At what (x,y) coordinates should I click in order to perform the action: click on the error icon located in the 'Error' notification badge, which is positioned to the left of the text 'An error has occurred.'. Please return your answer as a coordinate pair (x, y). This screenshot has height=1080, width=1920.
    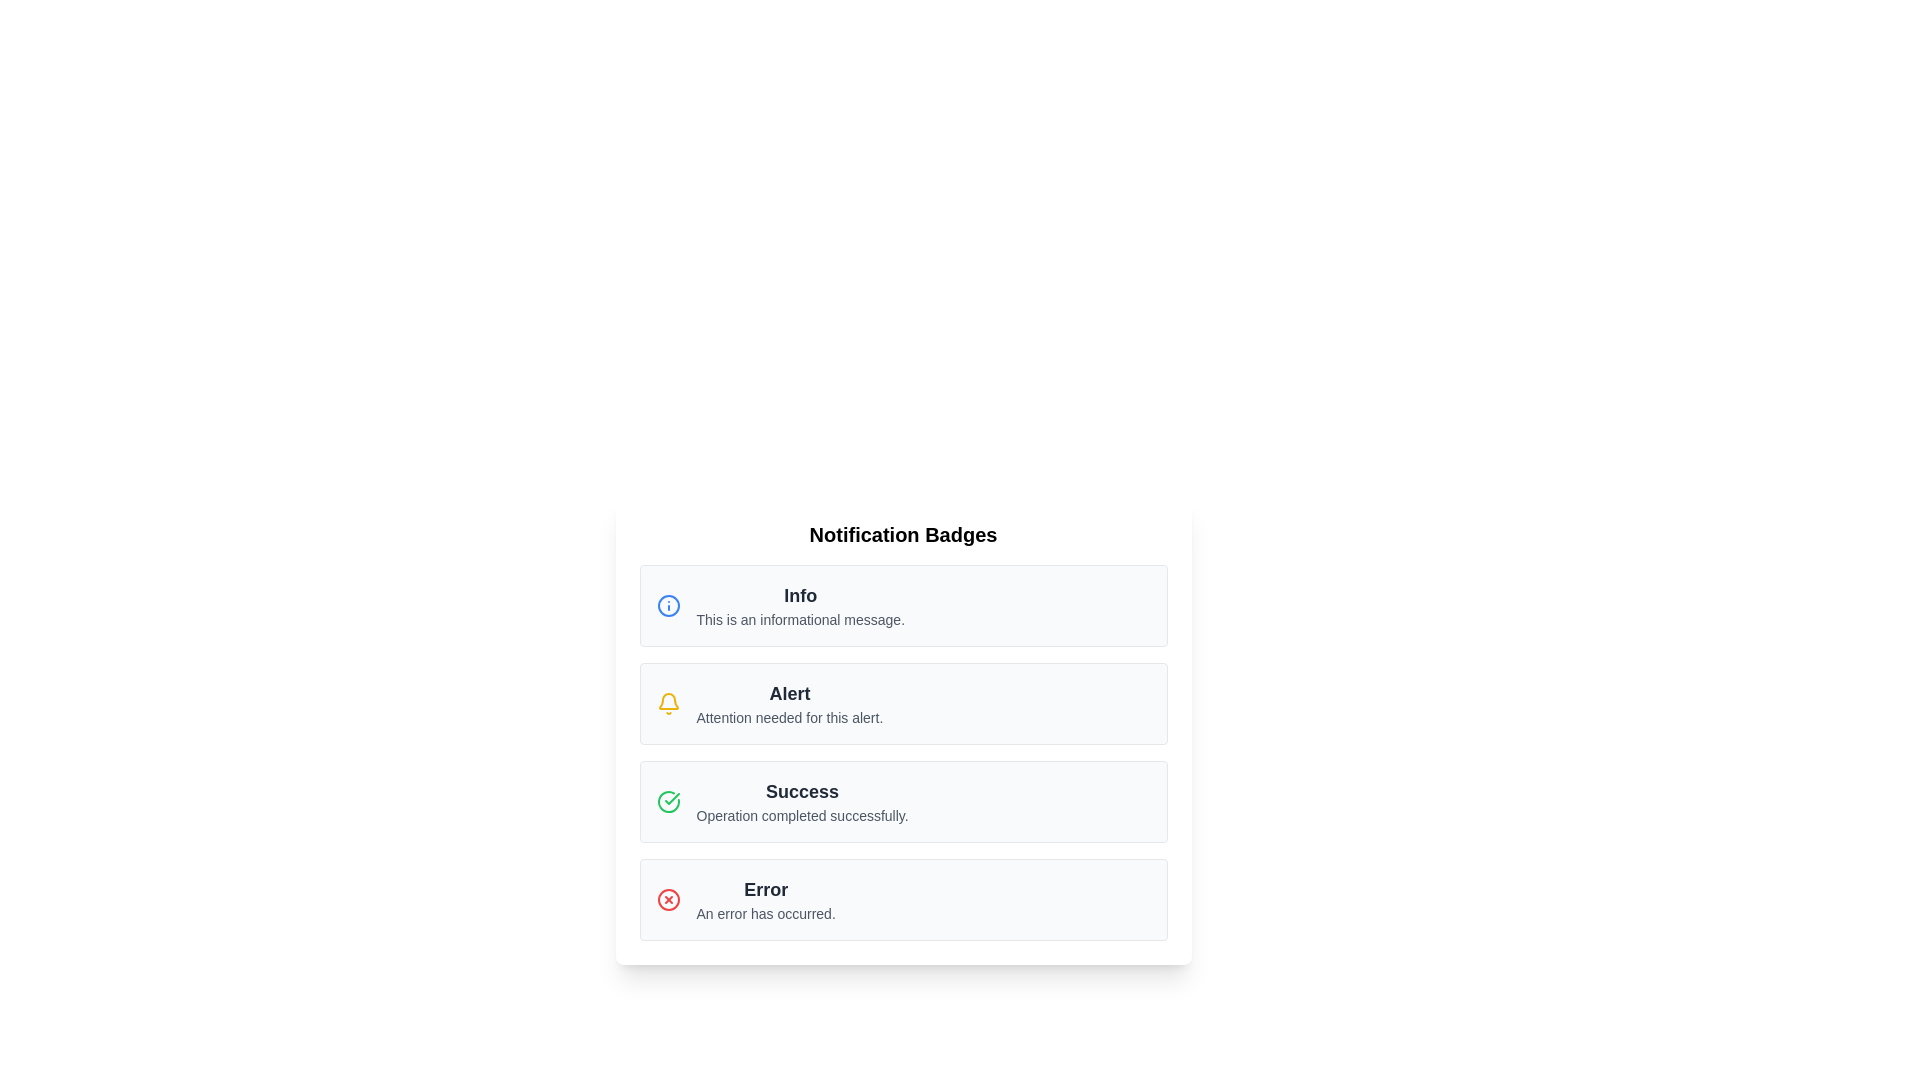
    Looking at the image, I should click on (668, 898).